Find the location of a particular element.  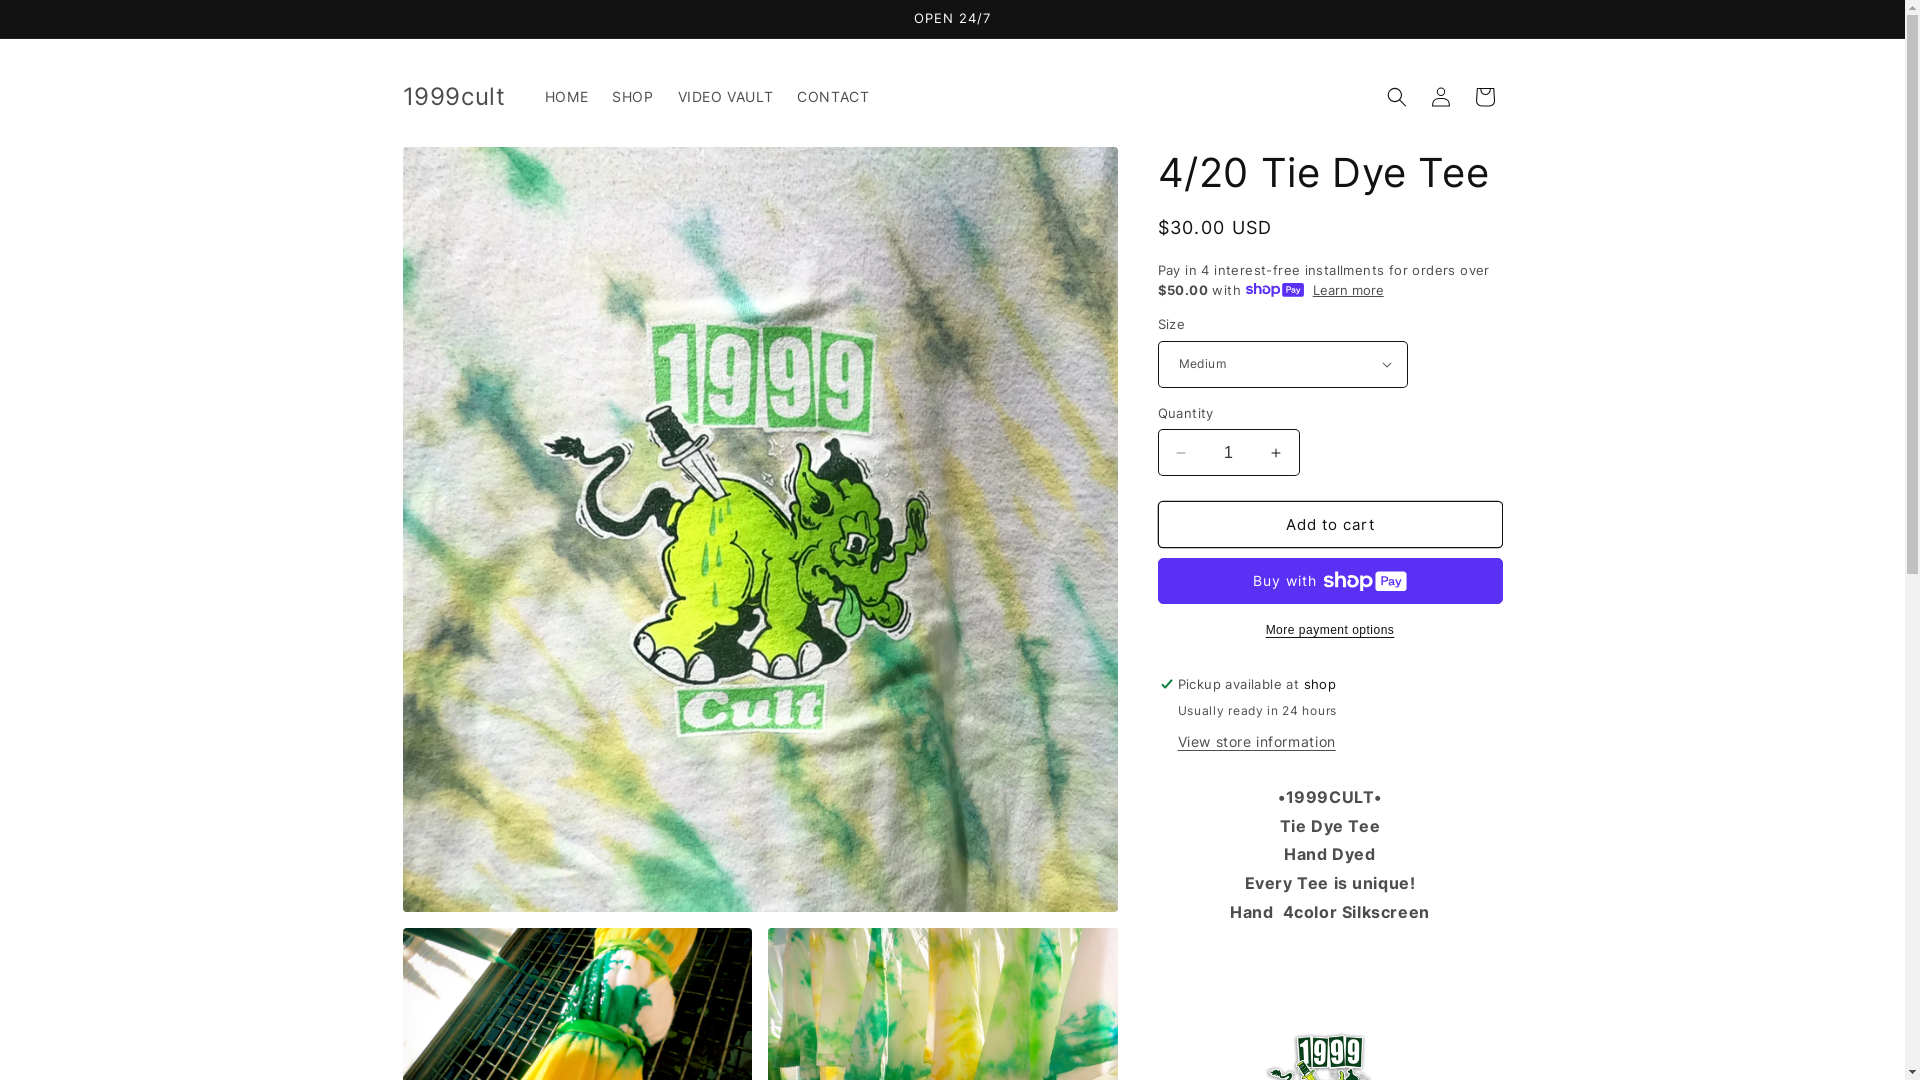

'HOME' is located at coordinates (565, 96).